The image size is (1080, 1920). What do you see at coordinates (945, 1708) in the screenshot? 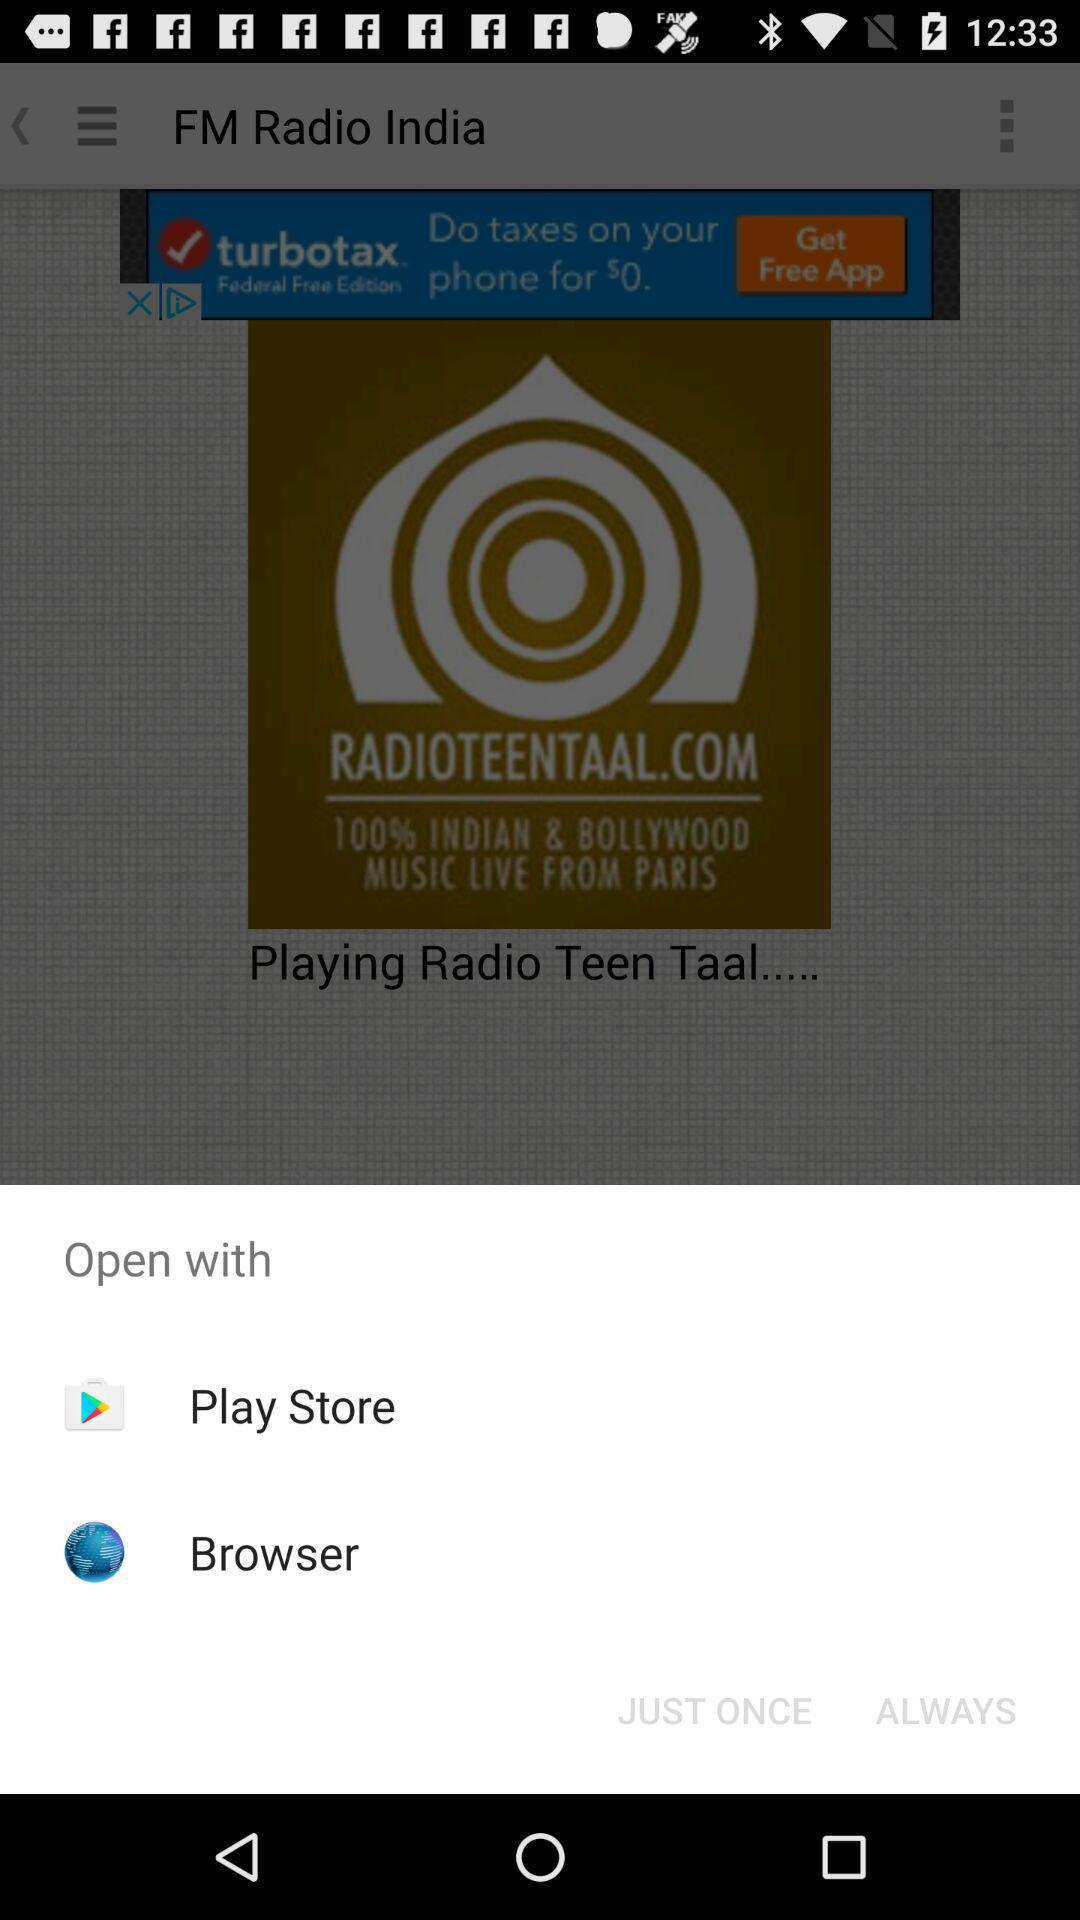
I see `always button` at bounding box center [945, 1708].